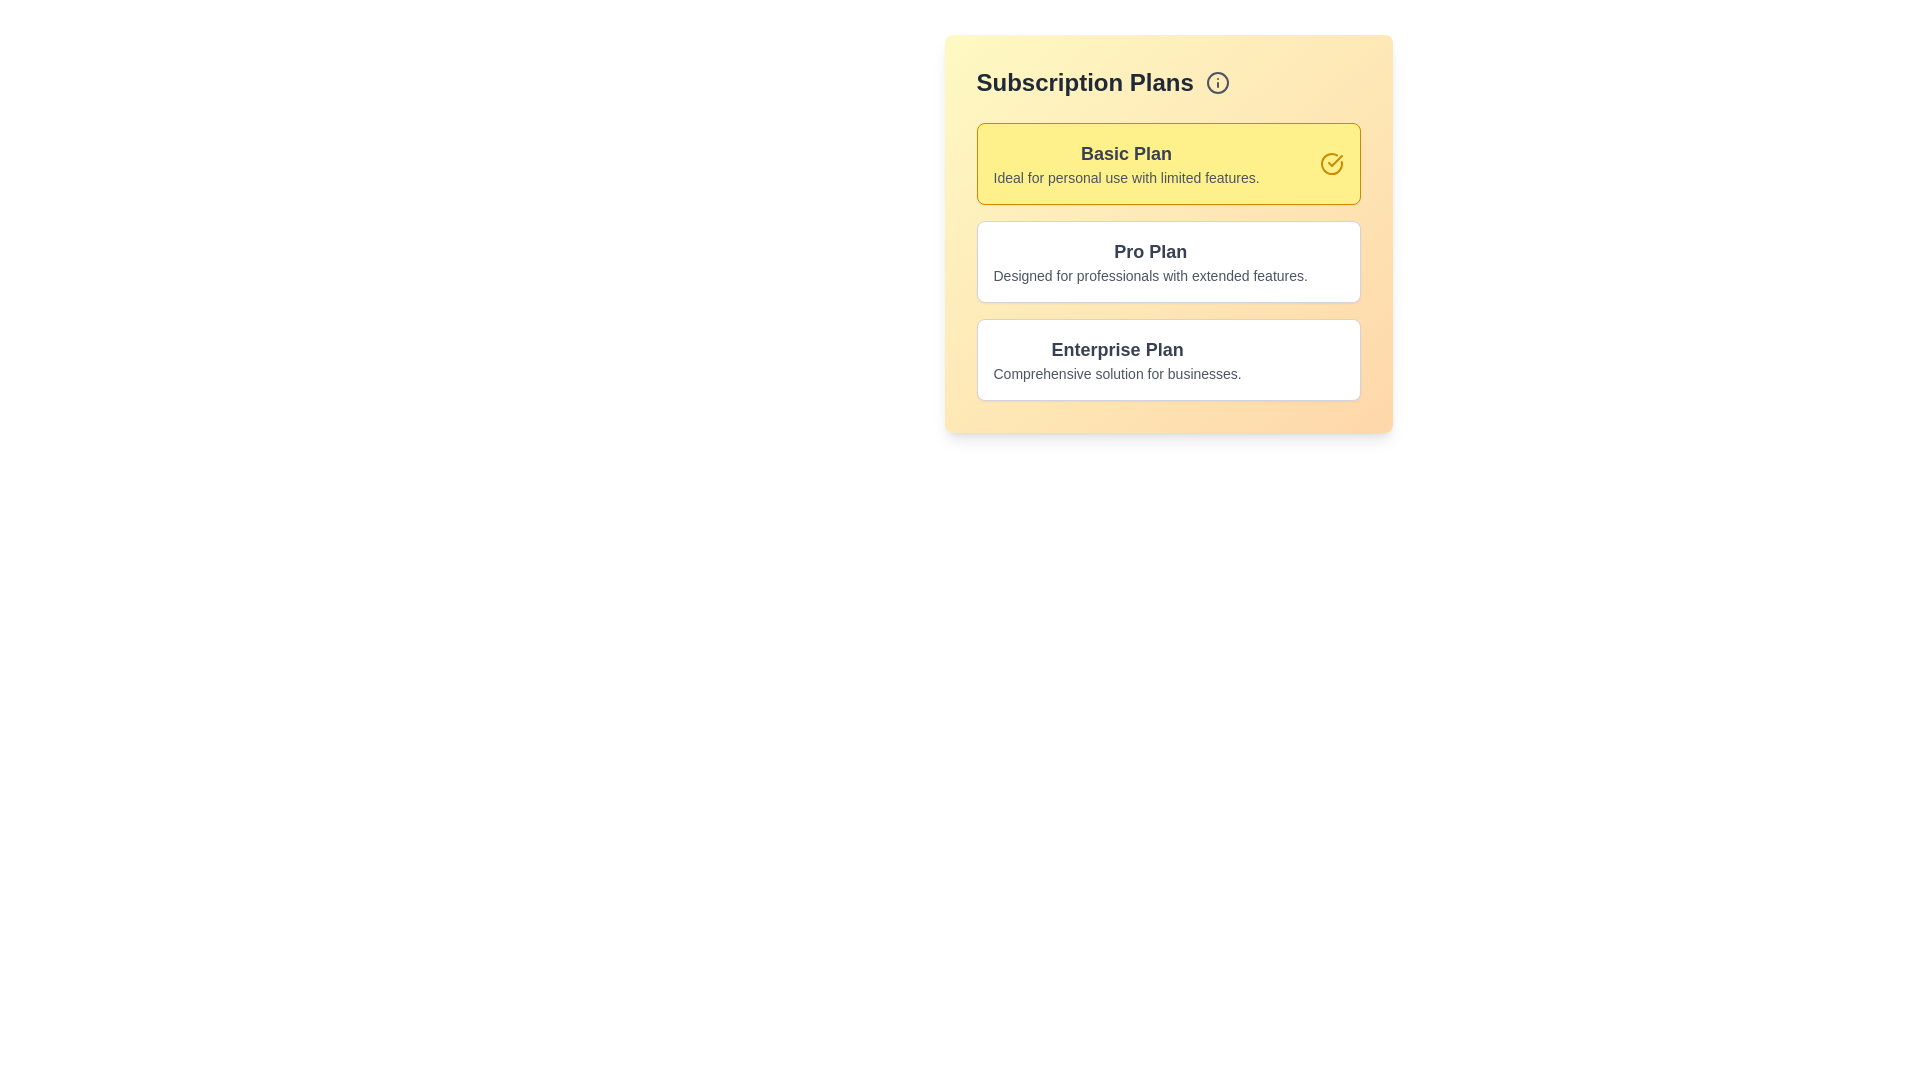  Describe the element at coordinates (1126, 163) in the screenshot. I see `the 'Basic Plan' subscription description text, which is the first option in the subscription plan list, located within a yellow-highlighted box near the top of the 'Subscription Plans' section` at that location.